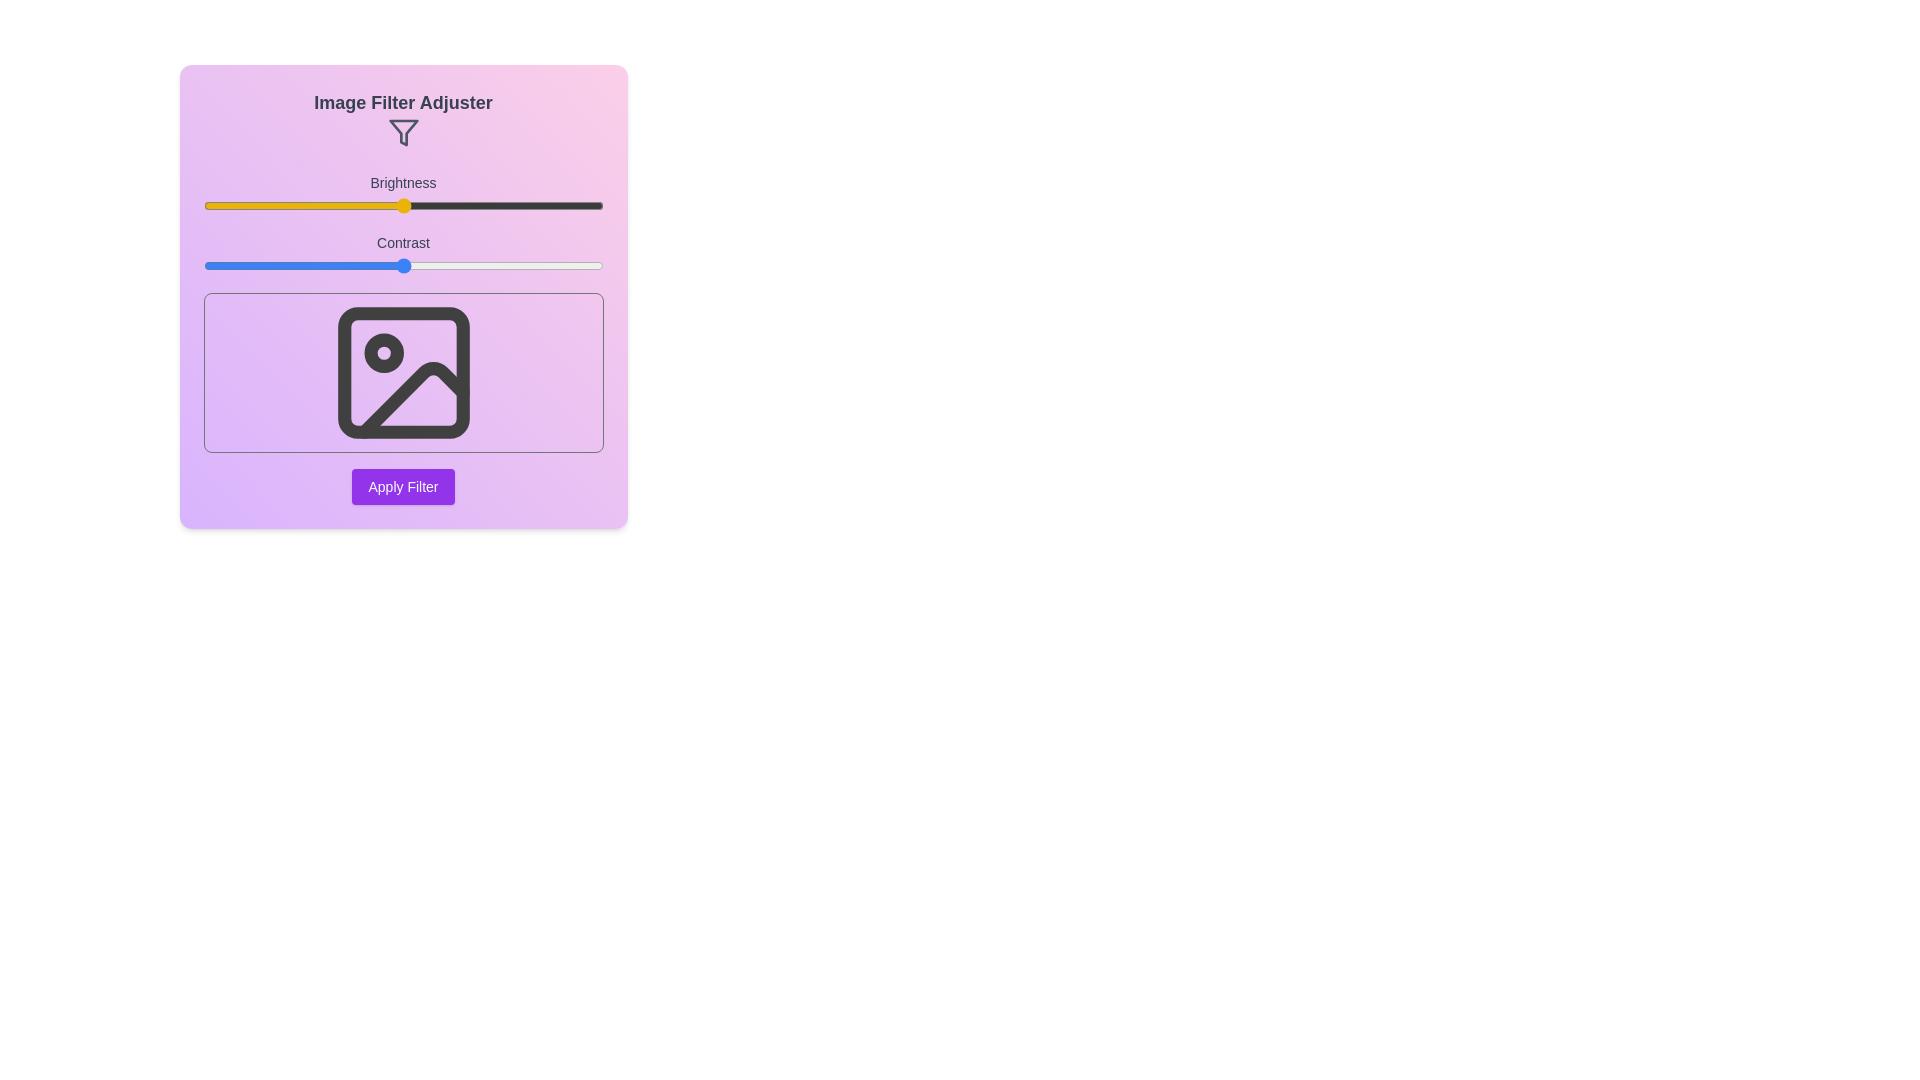 Image resolution: width=1920 pixels, height=1080 pixels. I want to click on the contrast slider to 19%, so click(278, 265).